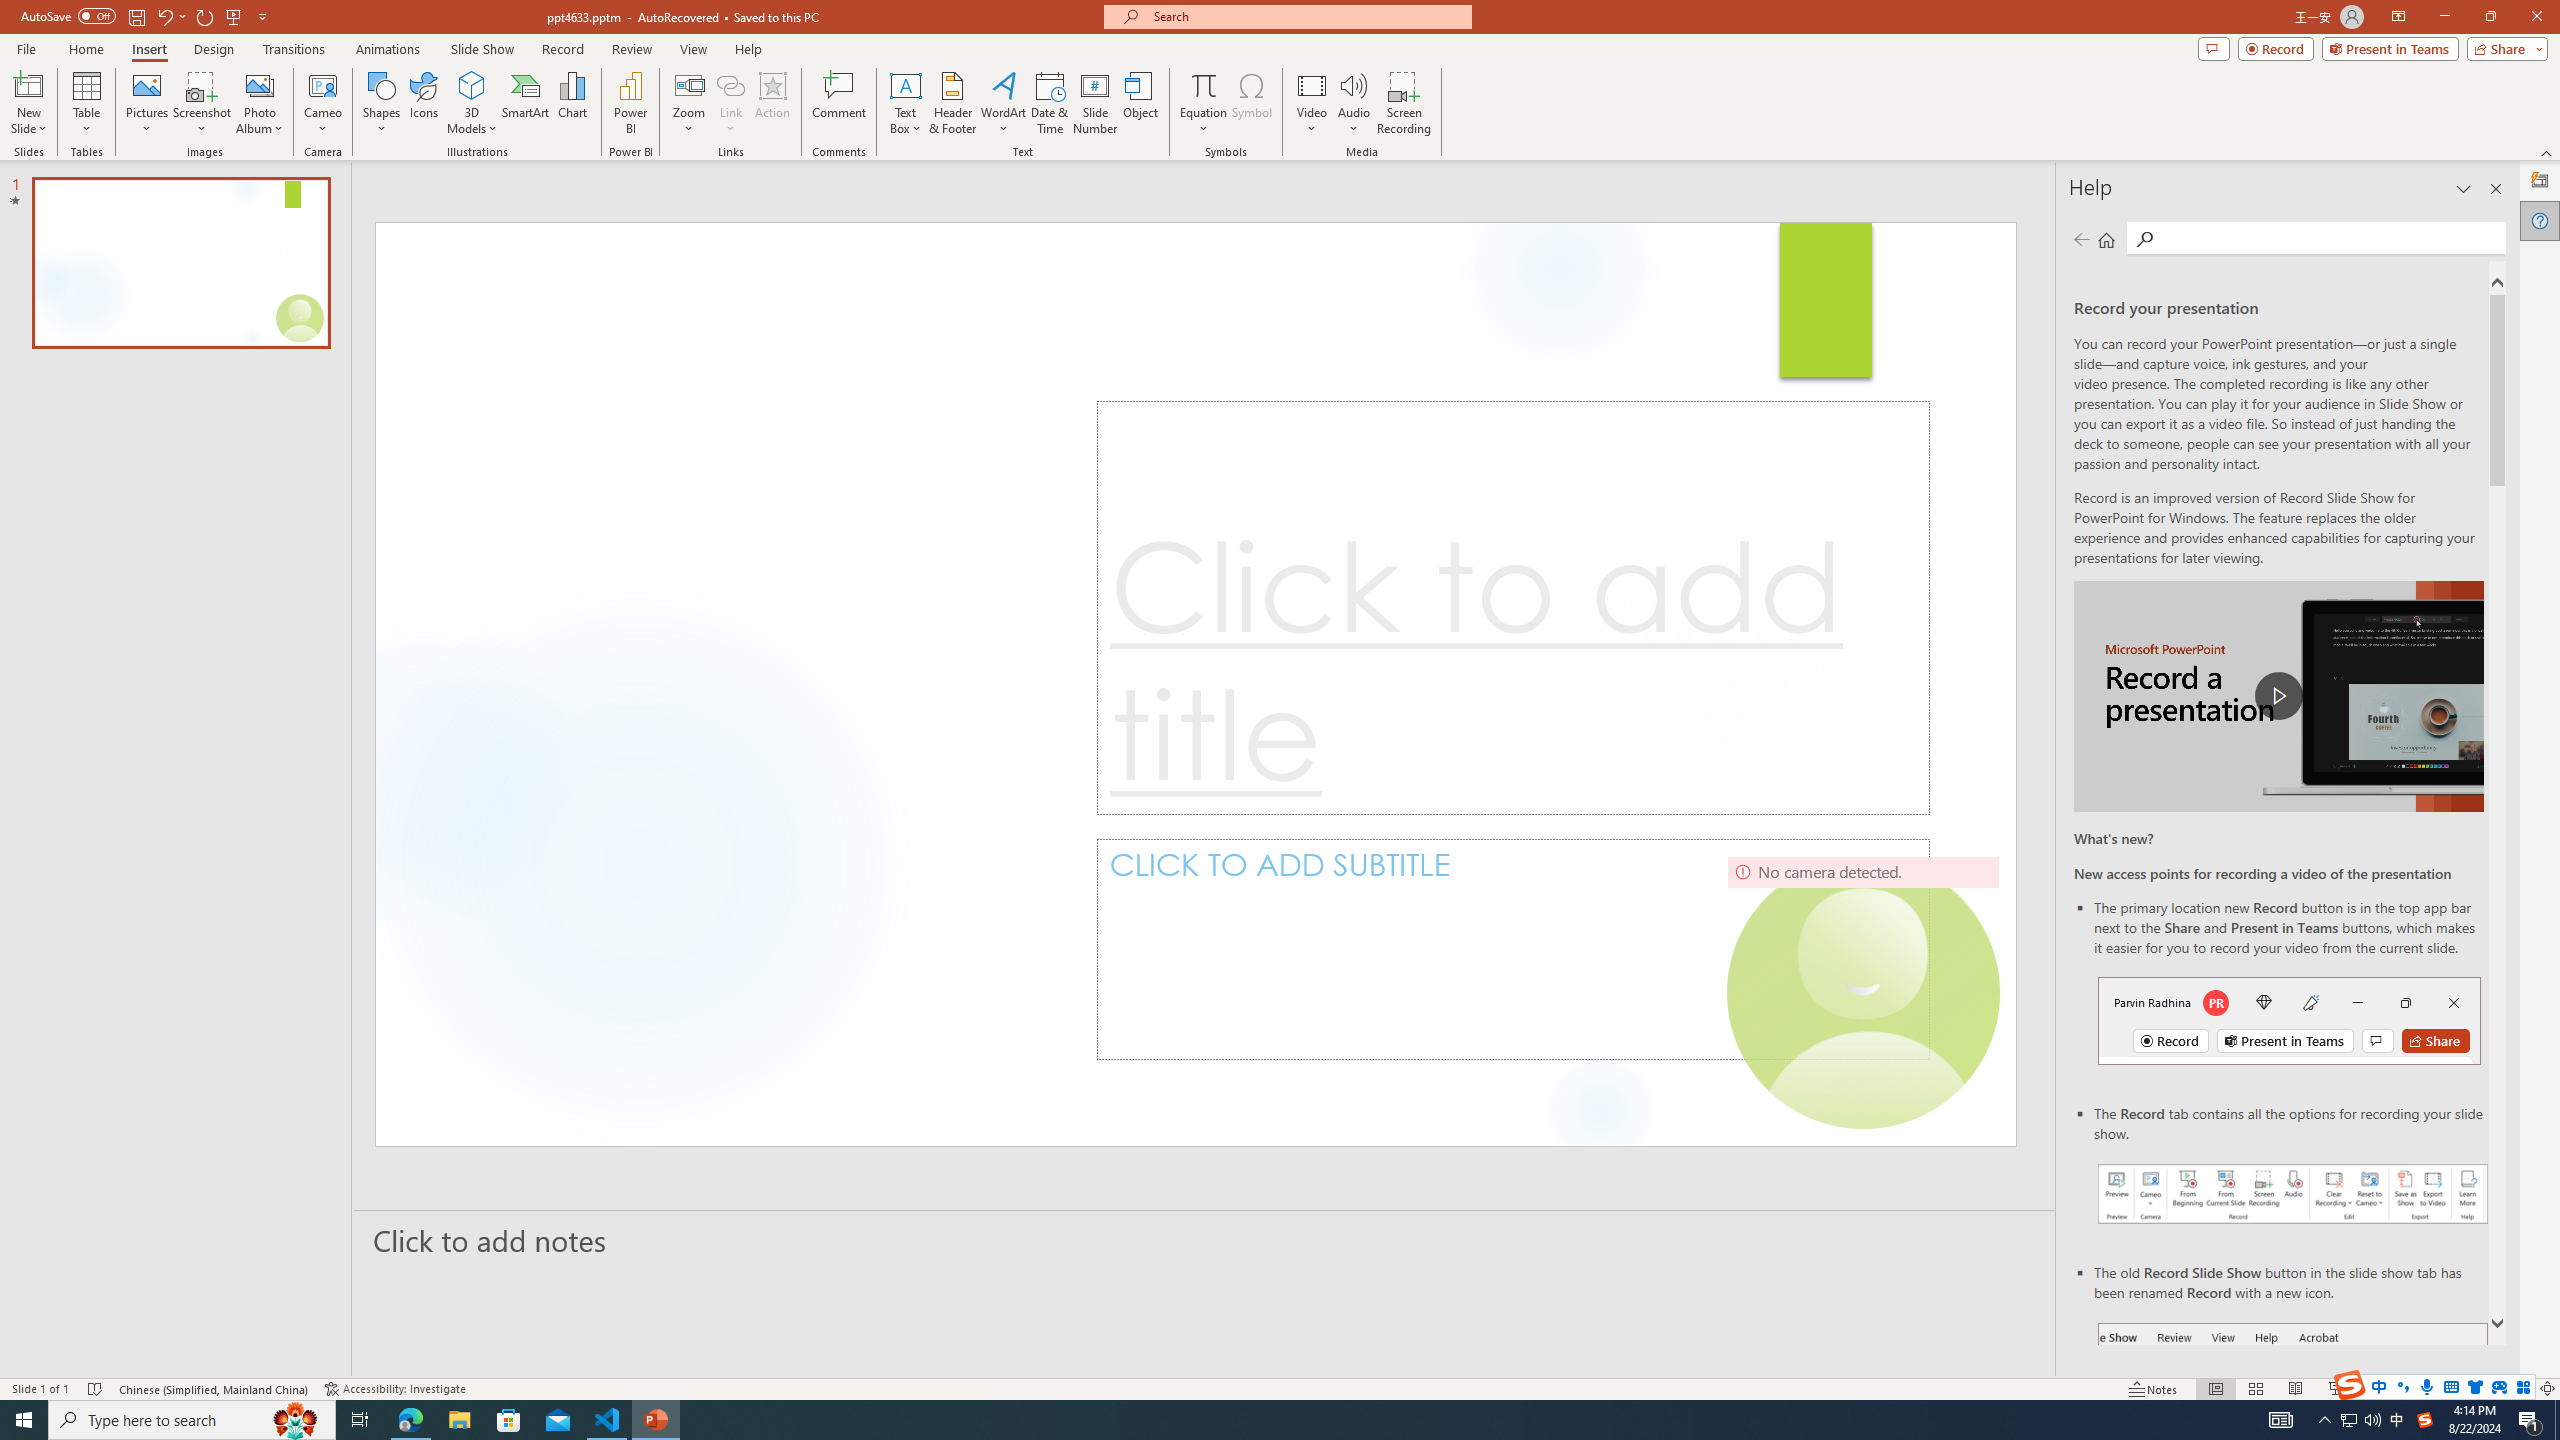 The image size is (2560, 1440). Describe the element at coordinates (905, 84) in the screenshot. I see `'Draw Horizontal Text Box'` at that location.